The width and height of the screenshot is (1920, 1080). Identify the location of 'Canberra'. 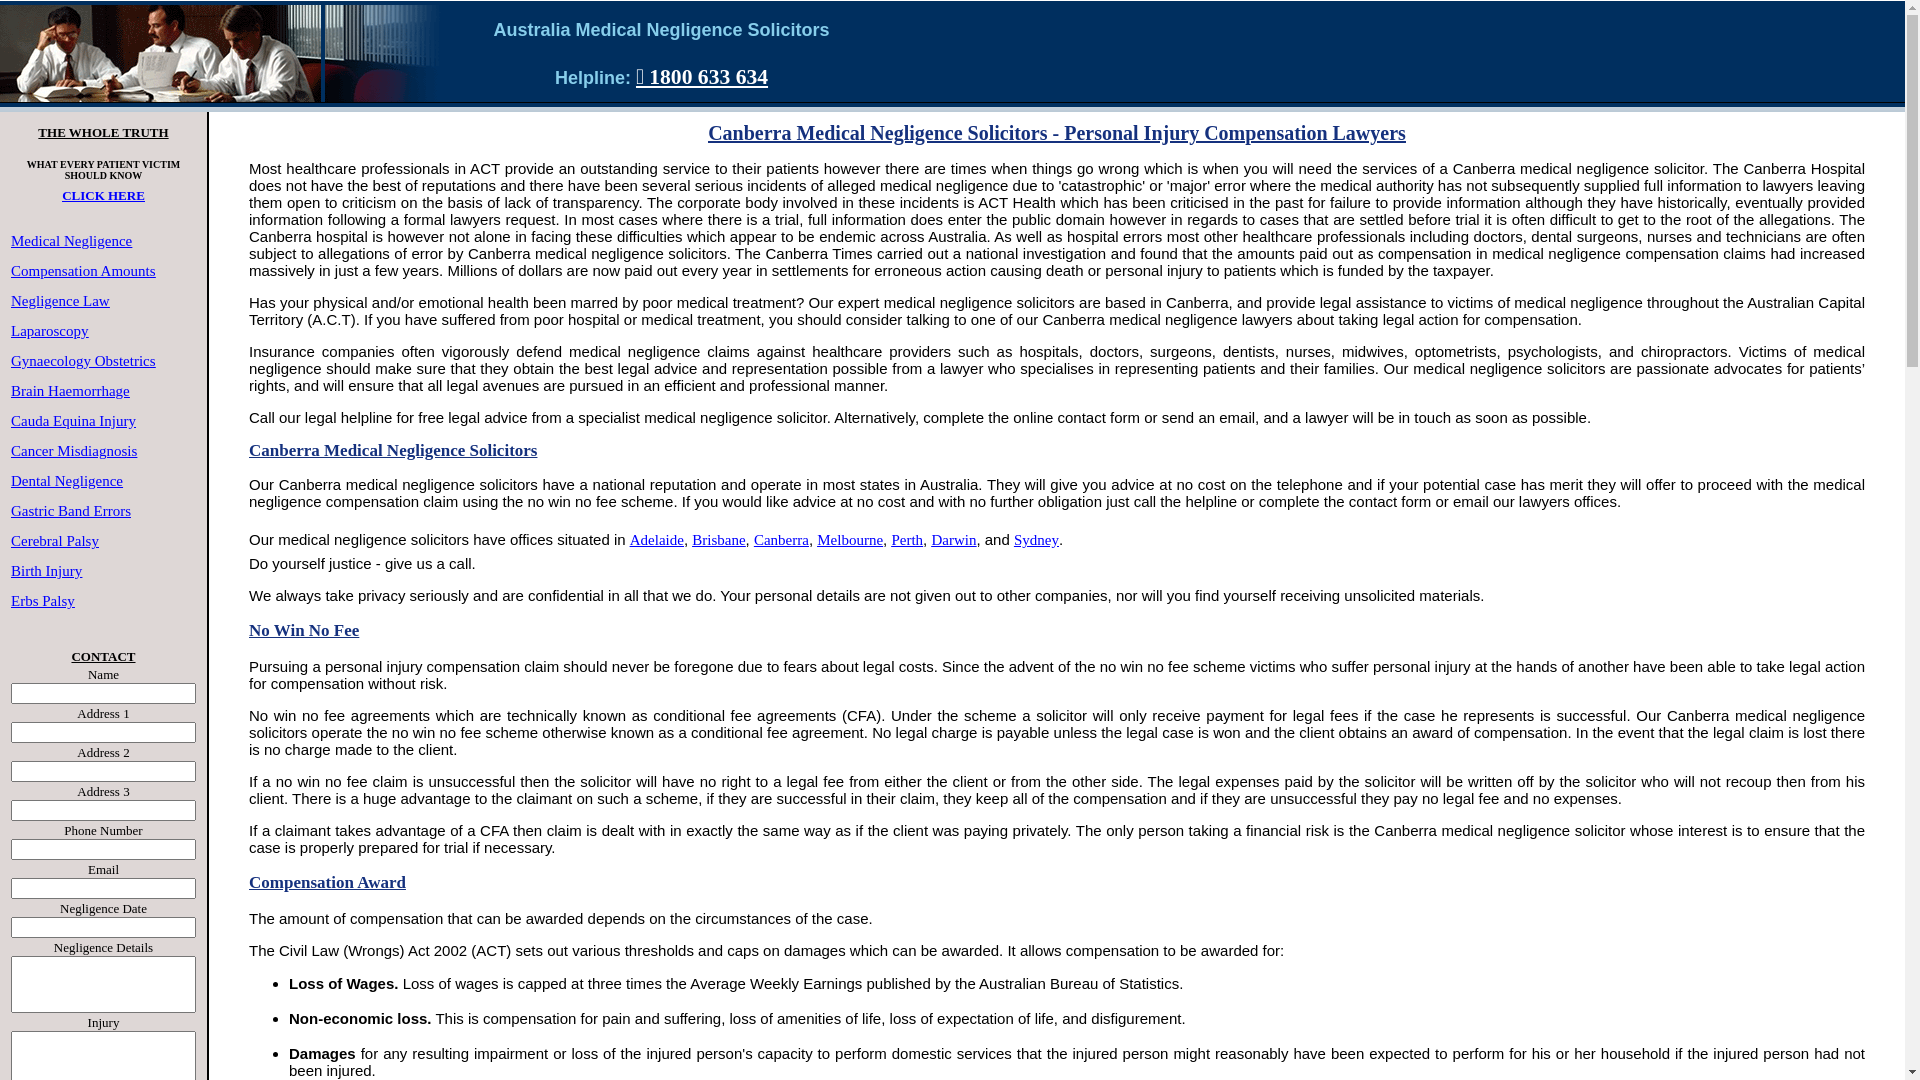
(752, 540).